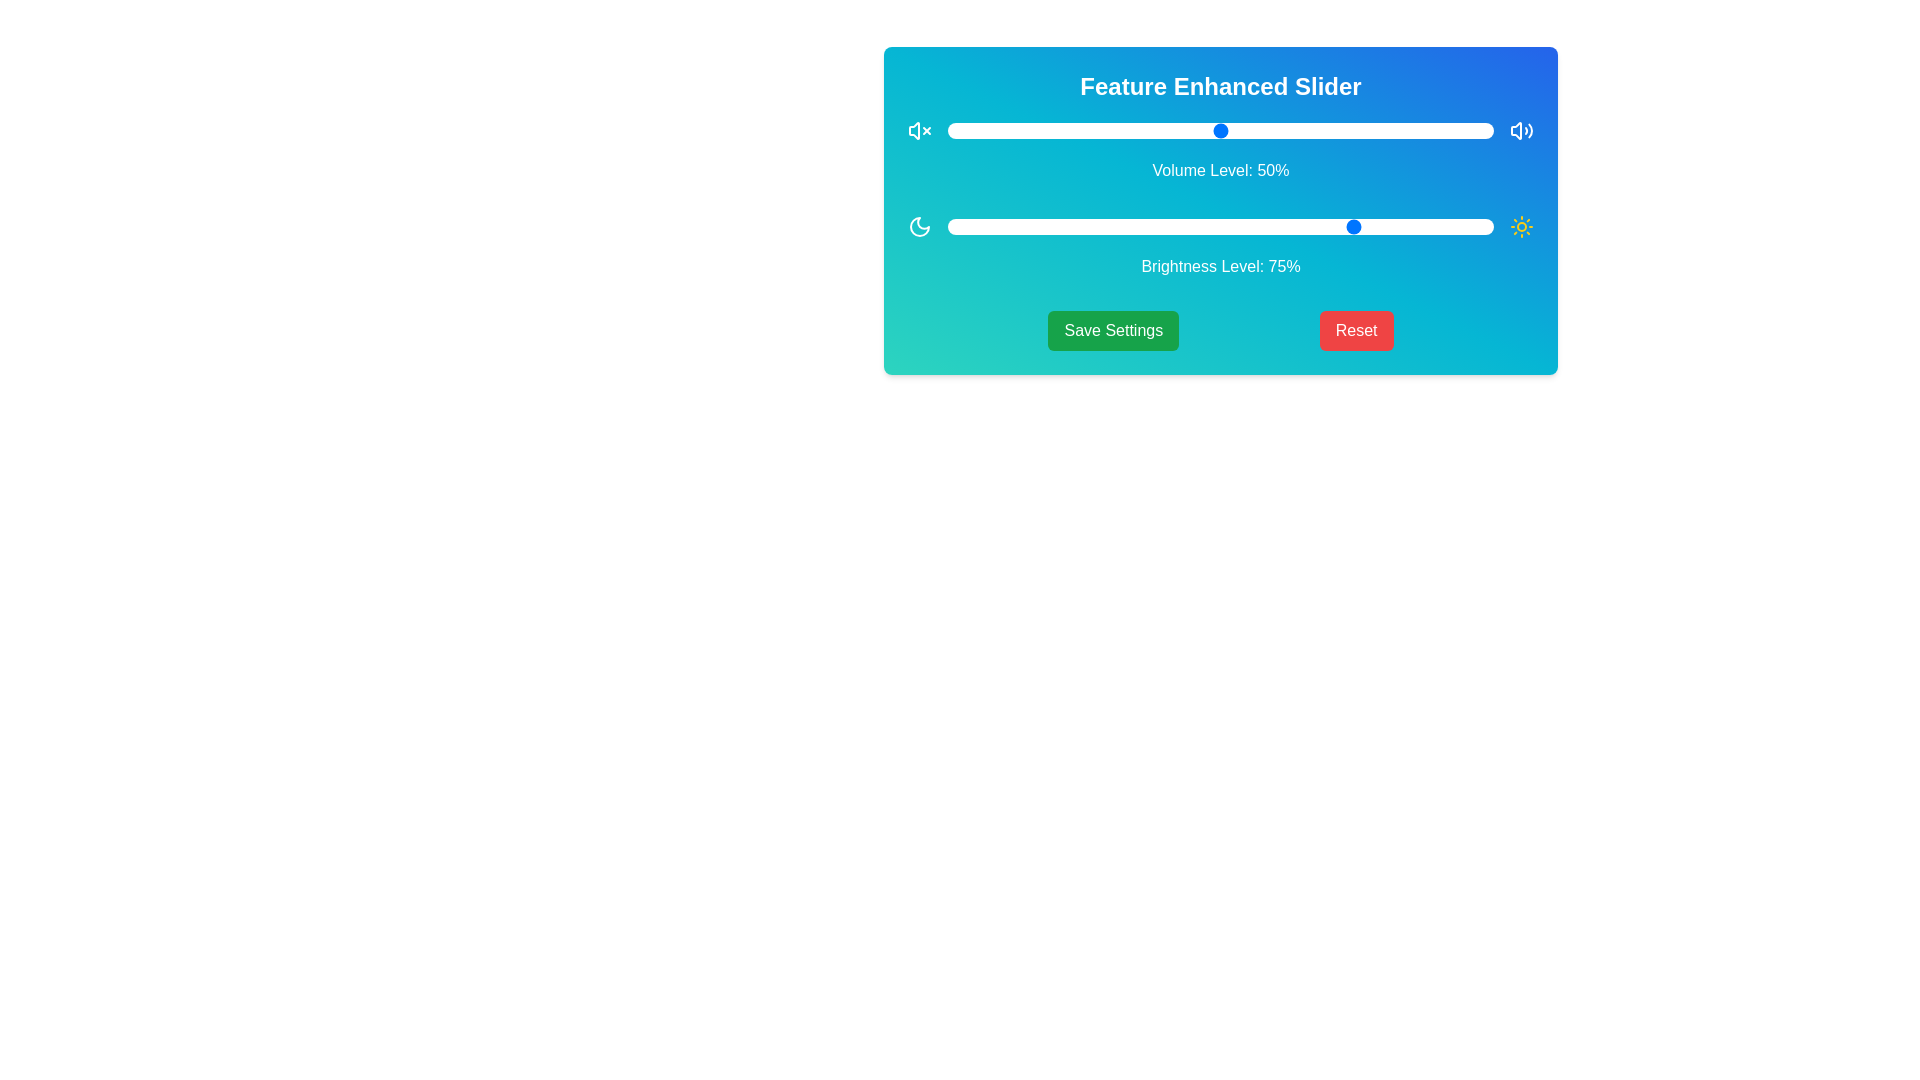  Describe the element at coordinates (1219, 245) in the screenshot. I see `the 'Brightness Level: 75%' label that is centered under the brightness slider and above the 'Save Settings' and 'Reset' buttons` at that location.